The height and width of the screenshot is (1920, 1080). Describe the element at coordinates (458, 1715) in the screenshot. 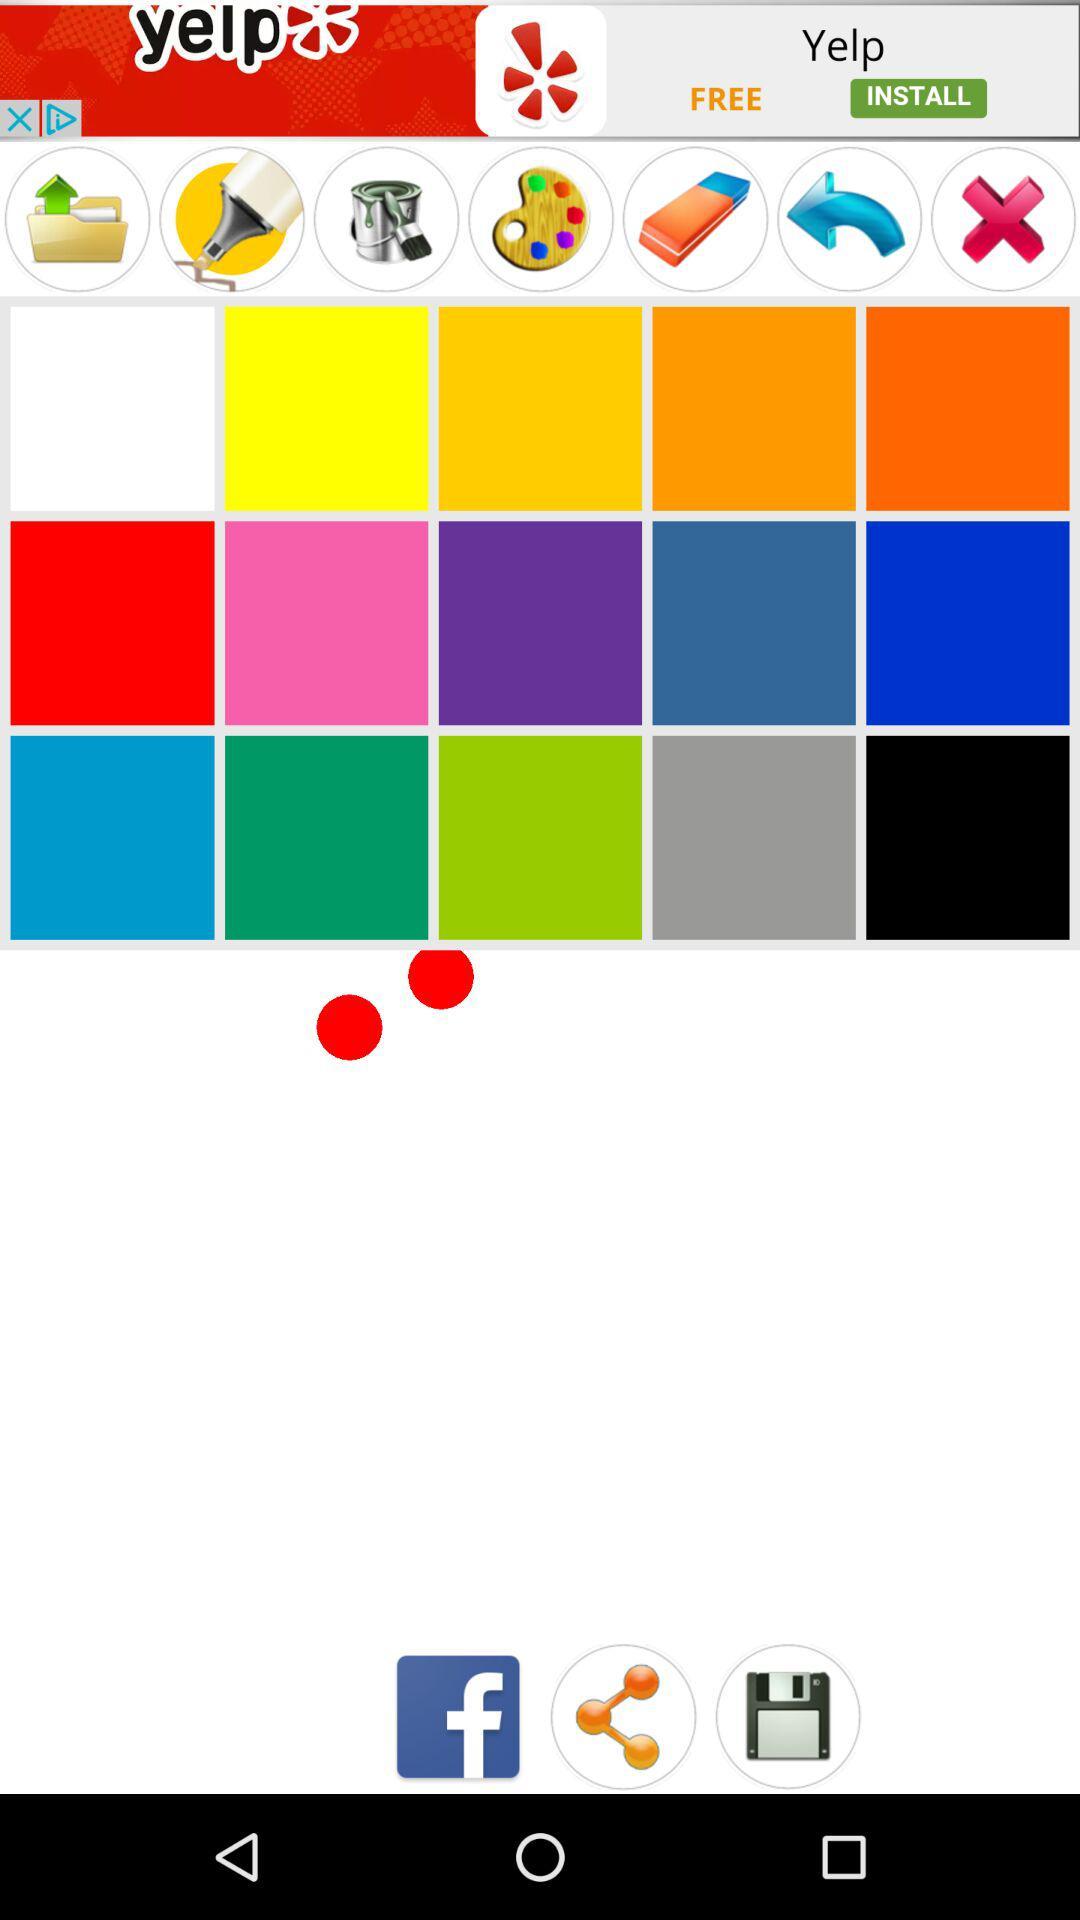

I see `open facebook` at that location.